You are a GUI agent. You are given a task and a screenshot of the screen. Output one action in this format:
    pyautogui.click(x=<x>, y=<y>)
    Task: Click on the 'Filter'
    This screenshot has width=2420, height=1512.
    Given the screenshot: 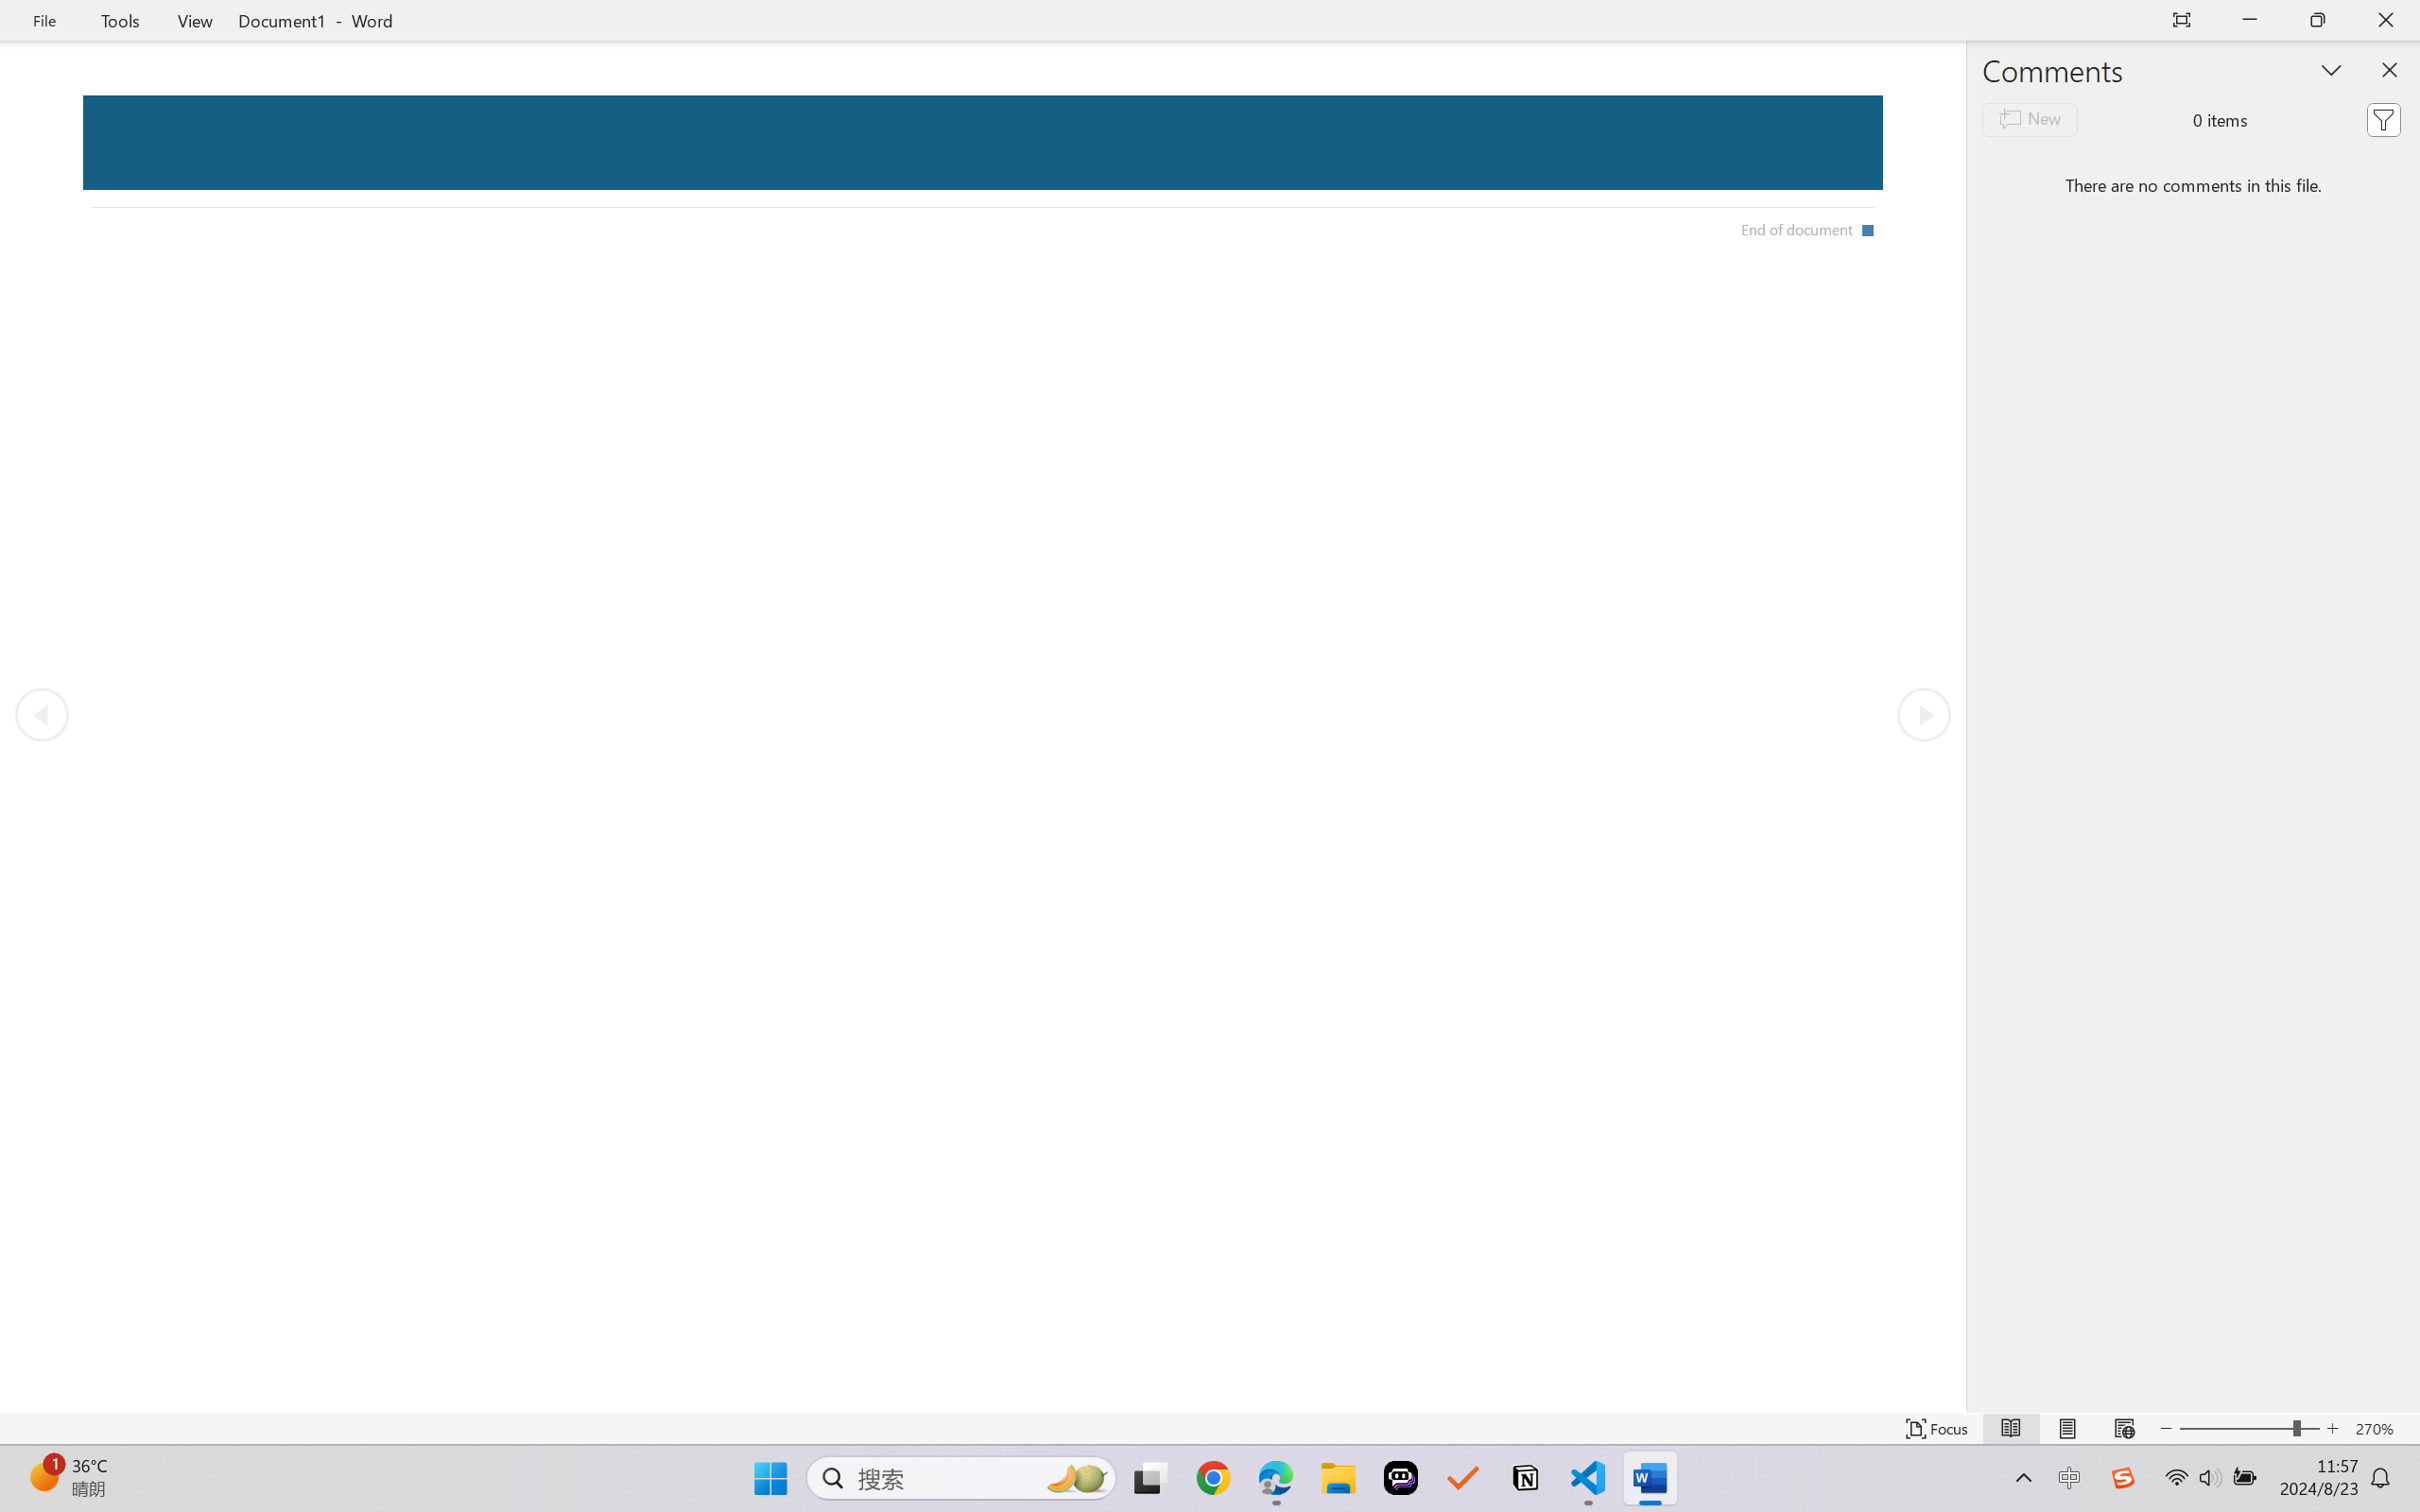 What is the action you would take?
    pyautogui.click(x=2383, y=120)
    